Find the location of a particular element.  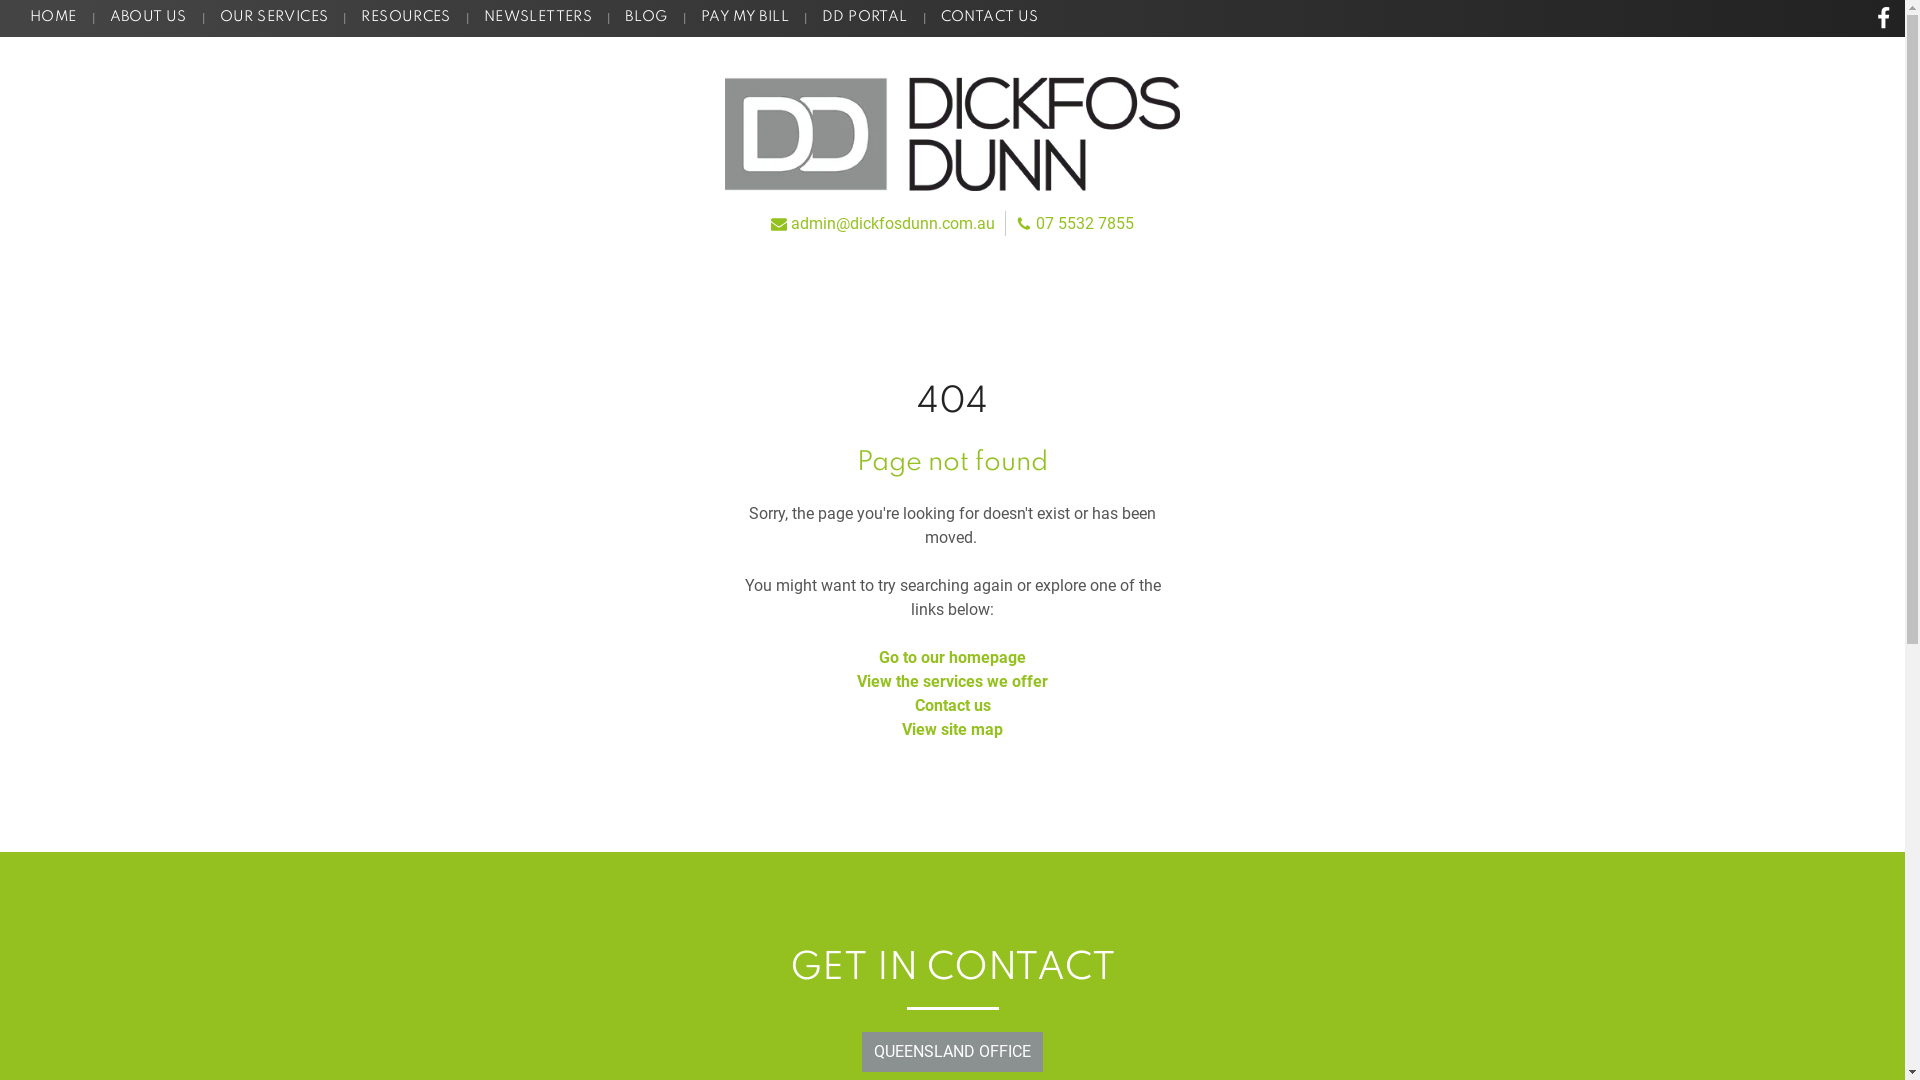

'View site map' is located at coordinates (951, 729).